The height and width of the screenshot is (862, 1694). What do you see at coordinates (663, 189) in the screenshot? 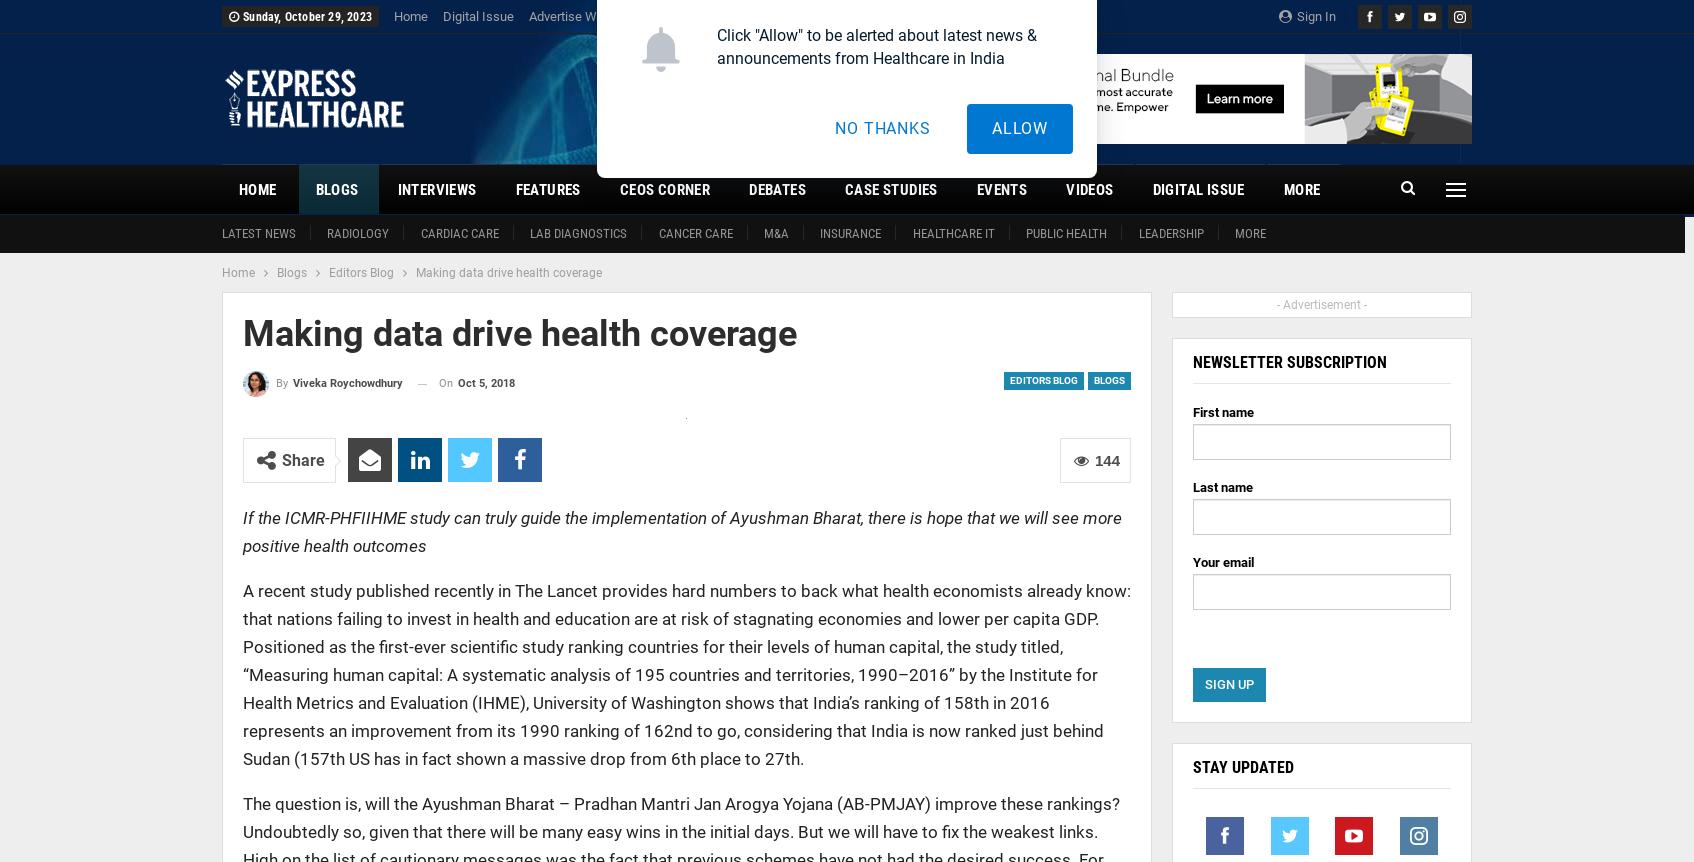
I see `'CEOs Corner'` at bounding box center [663, 189].